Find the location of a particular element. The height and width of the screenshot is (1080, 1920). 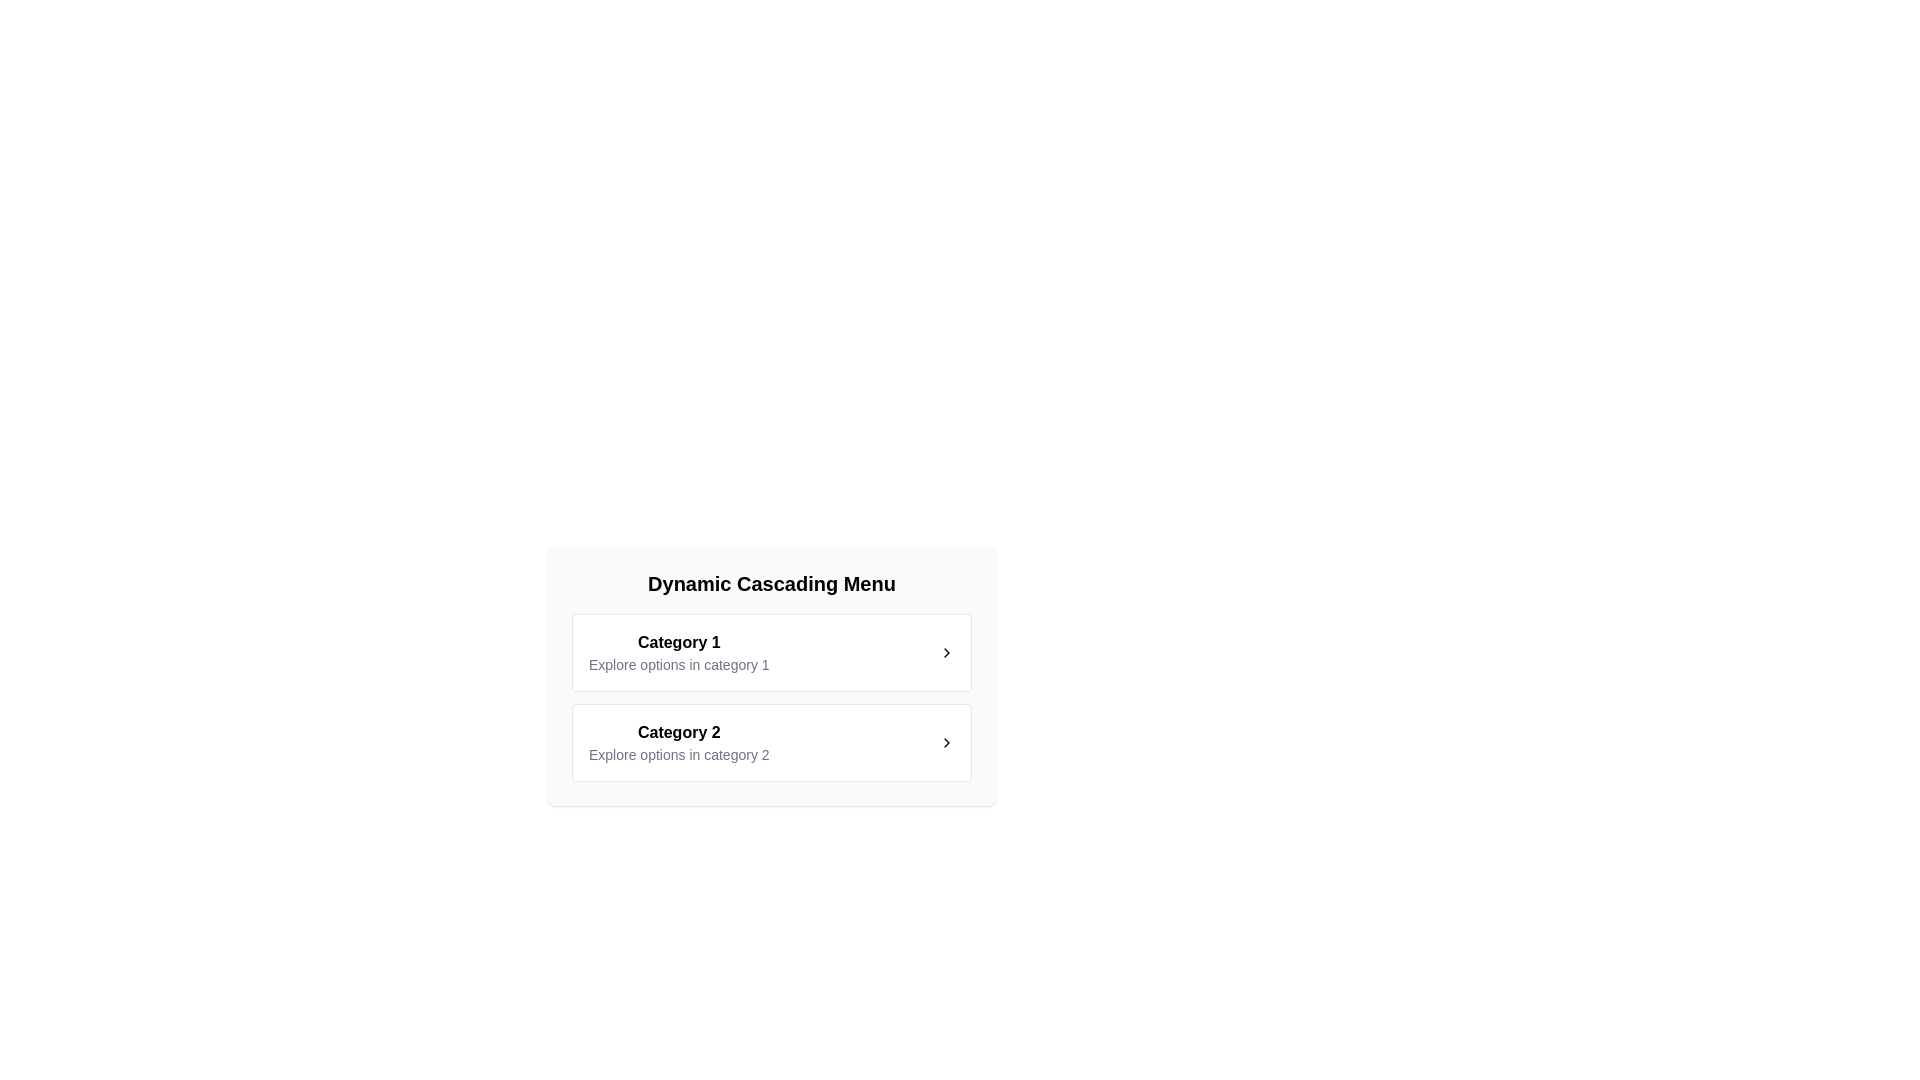

displayed information from the Text block with title and description that serves as a menu option for Category 2, located in the second row of the interactive cascading menu beneath 'Category 1' is located at coordinates (679, 743).